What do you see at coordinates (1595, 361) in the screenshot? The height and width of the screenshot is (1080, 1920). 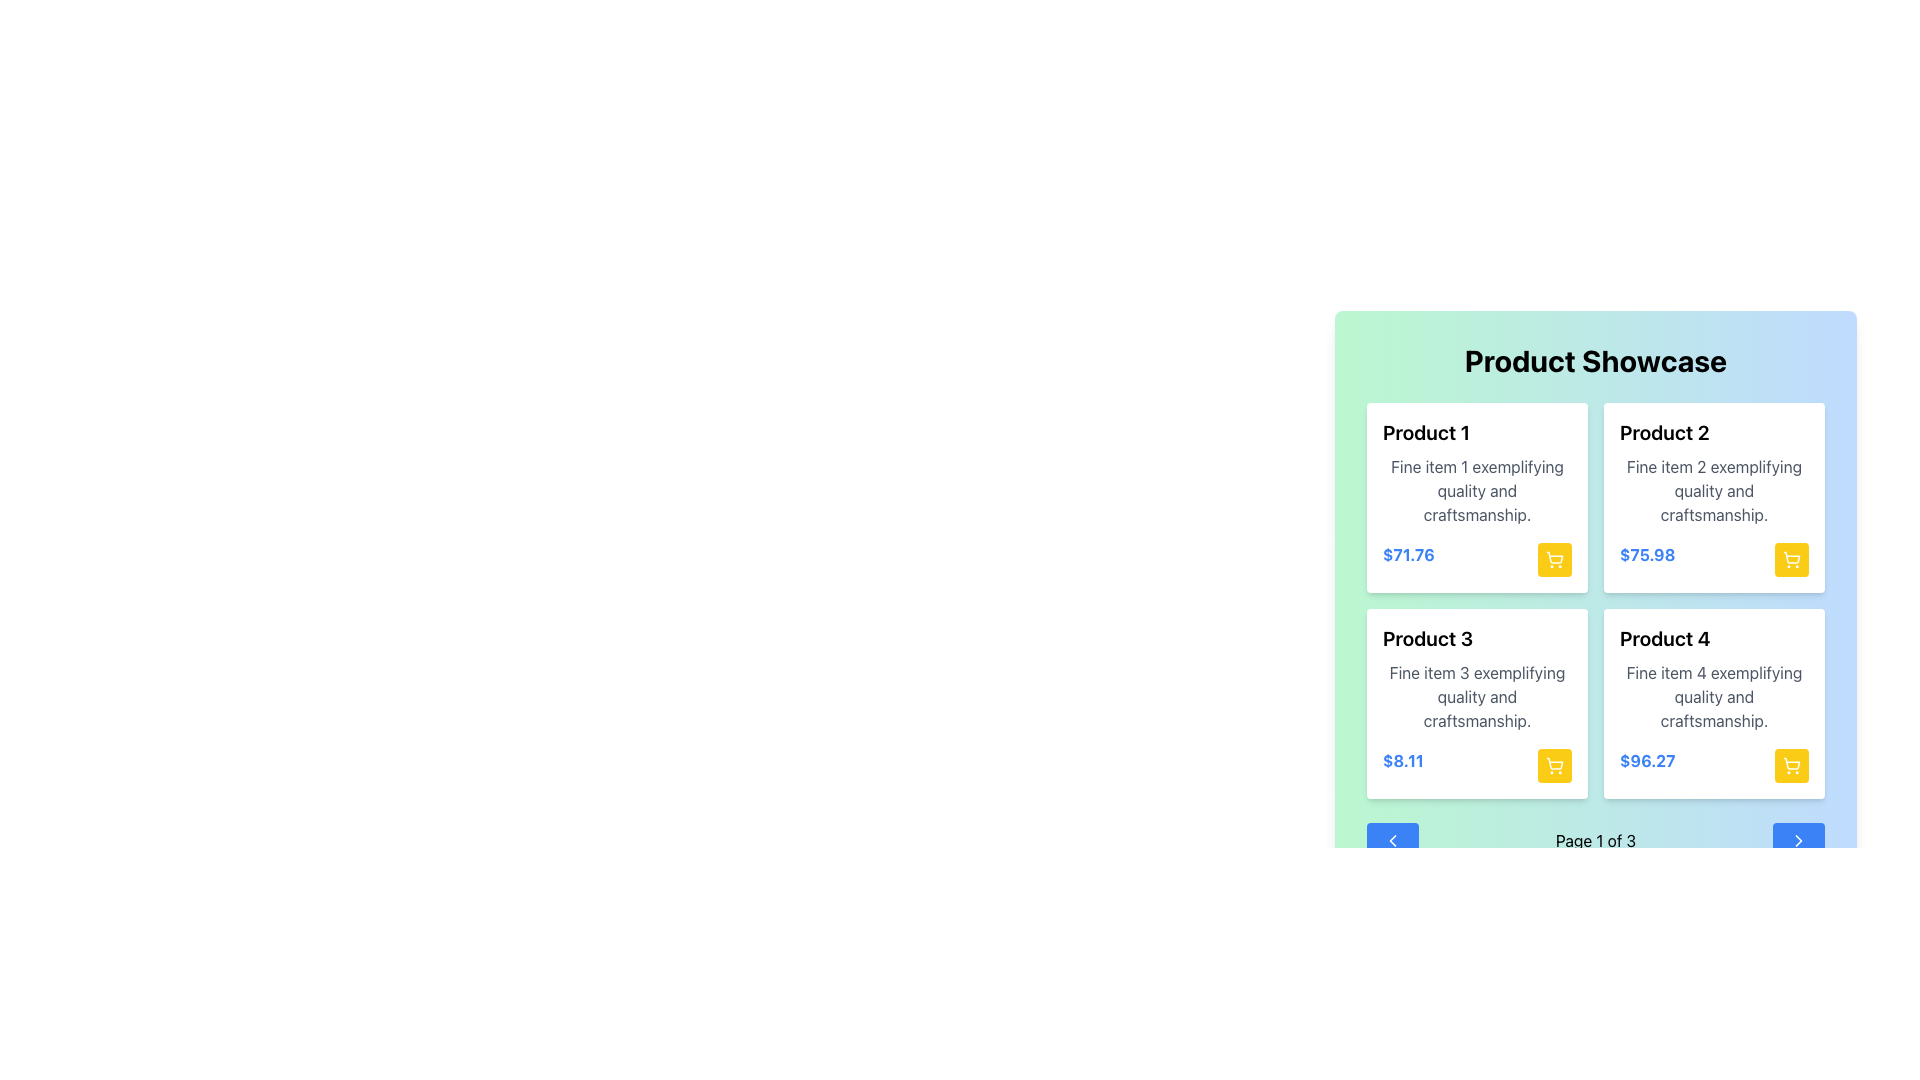 I see `the bold, extra-large static text header reading 'Product Showcase' which is centrally aligned at the top of the product details section` at bounding box center [1595, 361].